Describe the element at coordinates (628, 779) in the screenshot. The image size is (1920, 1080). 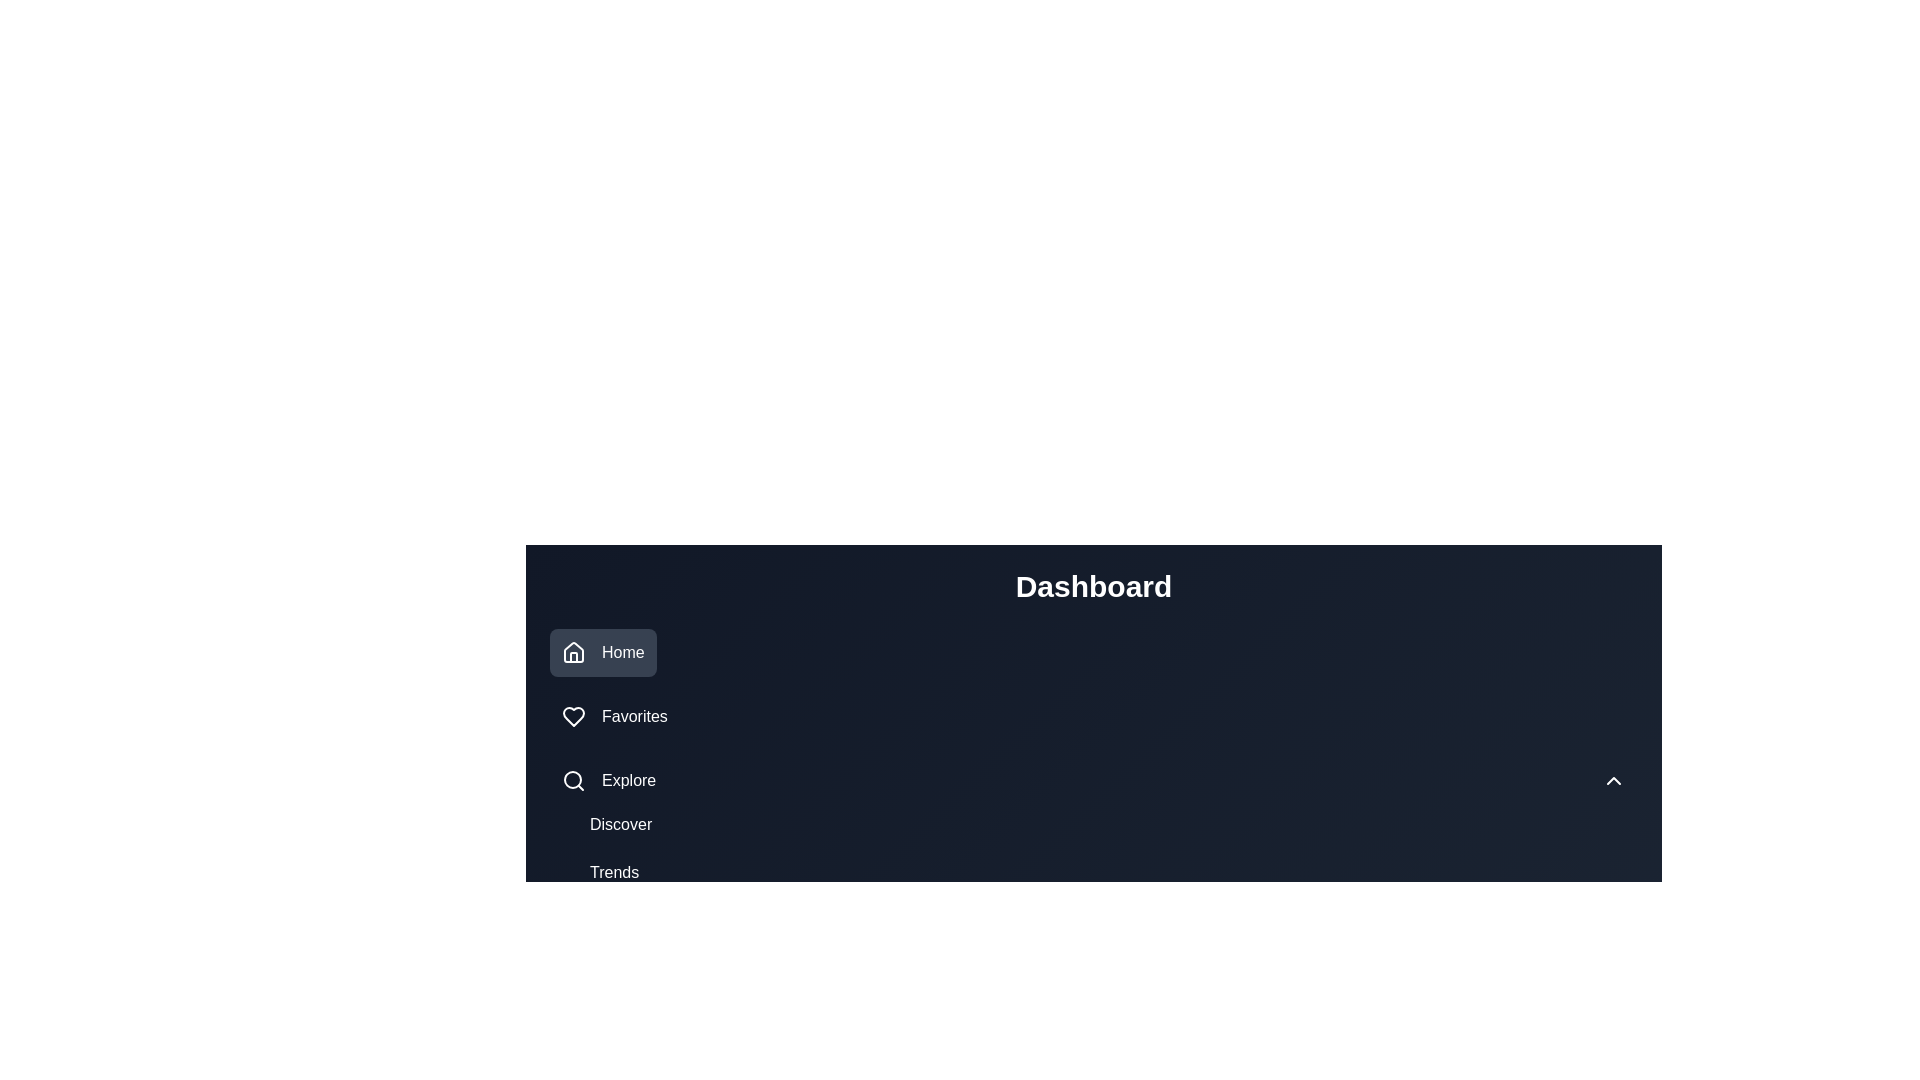
I see `the 'Explore' text label in the vertical navigation bar that is part of a search button group with a magnifying glass icon to its left` at that location.